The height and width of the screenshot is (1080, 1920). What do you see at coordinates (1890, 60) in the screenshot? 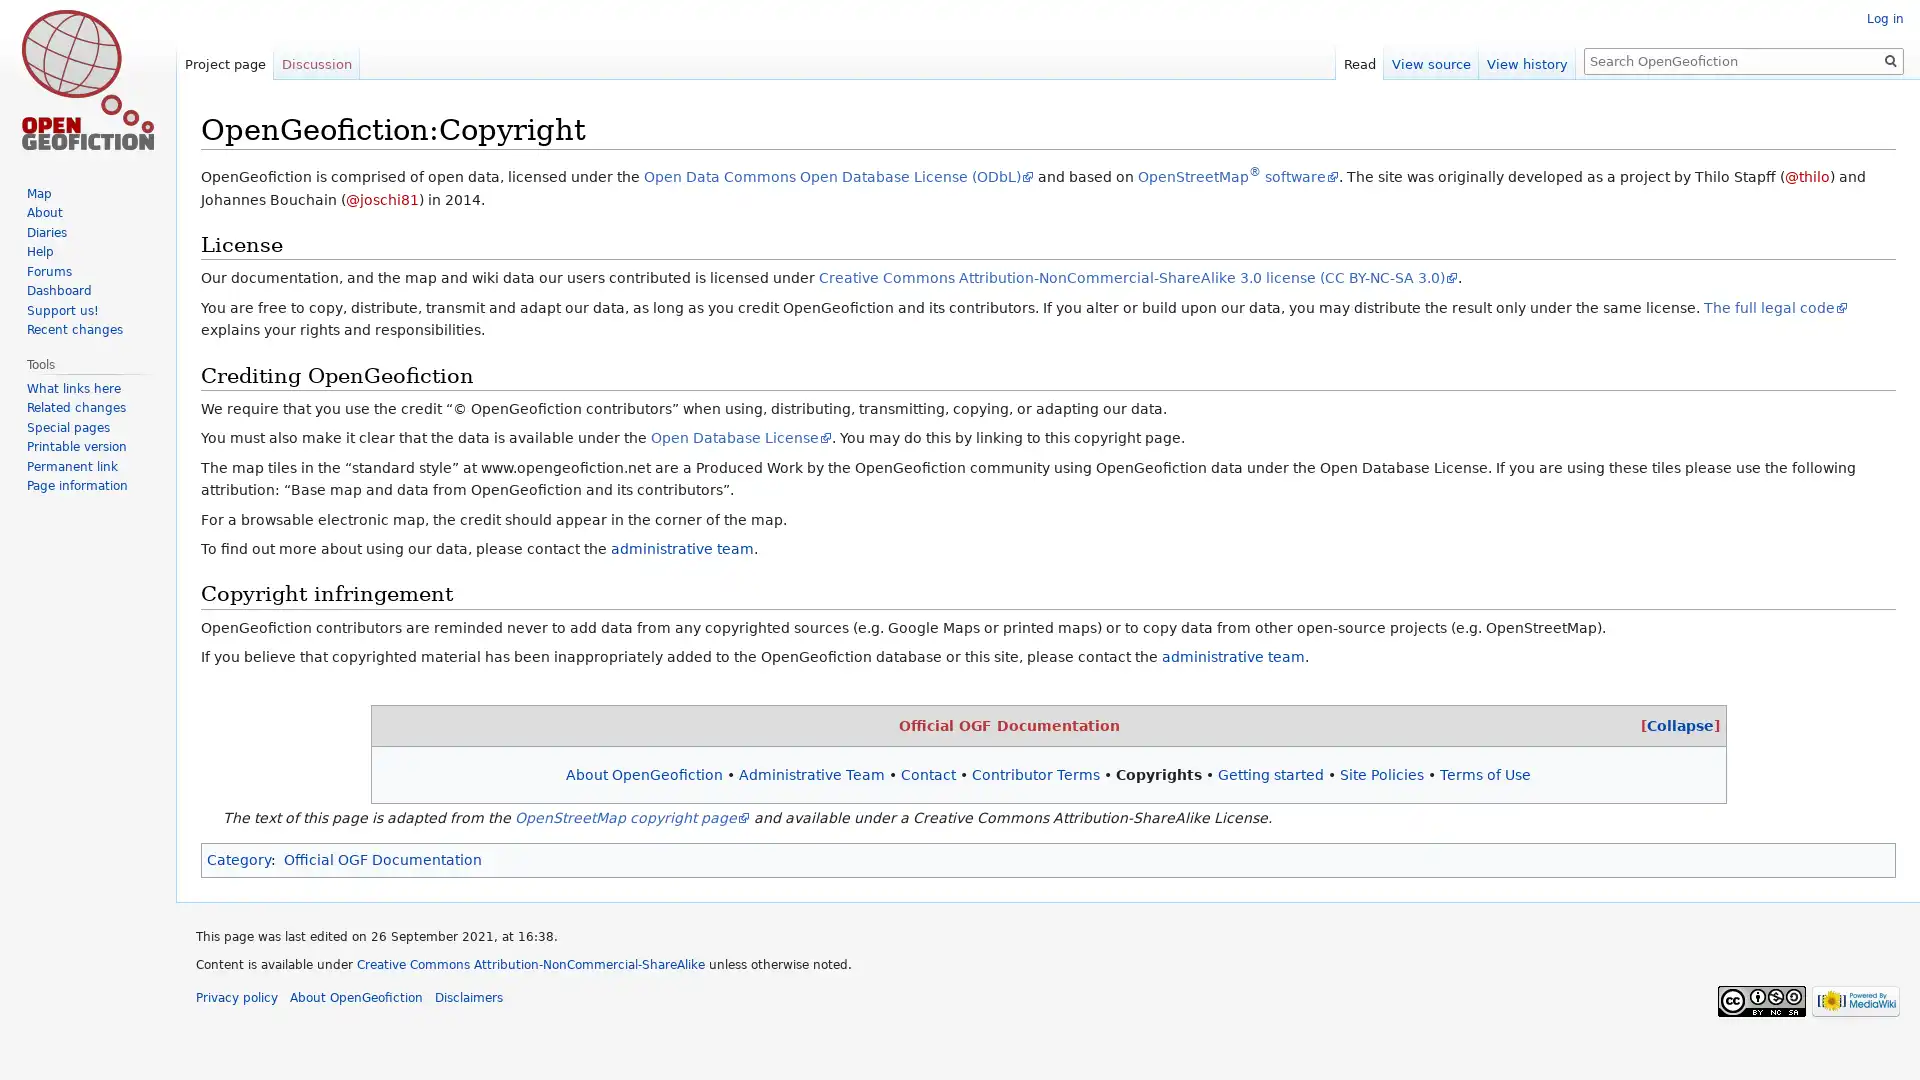
I see `Search` at bounding box center [1890, 60].